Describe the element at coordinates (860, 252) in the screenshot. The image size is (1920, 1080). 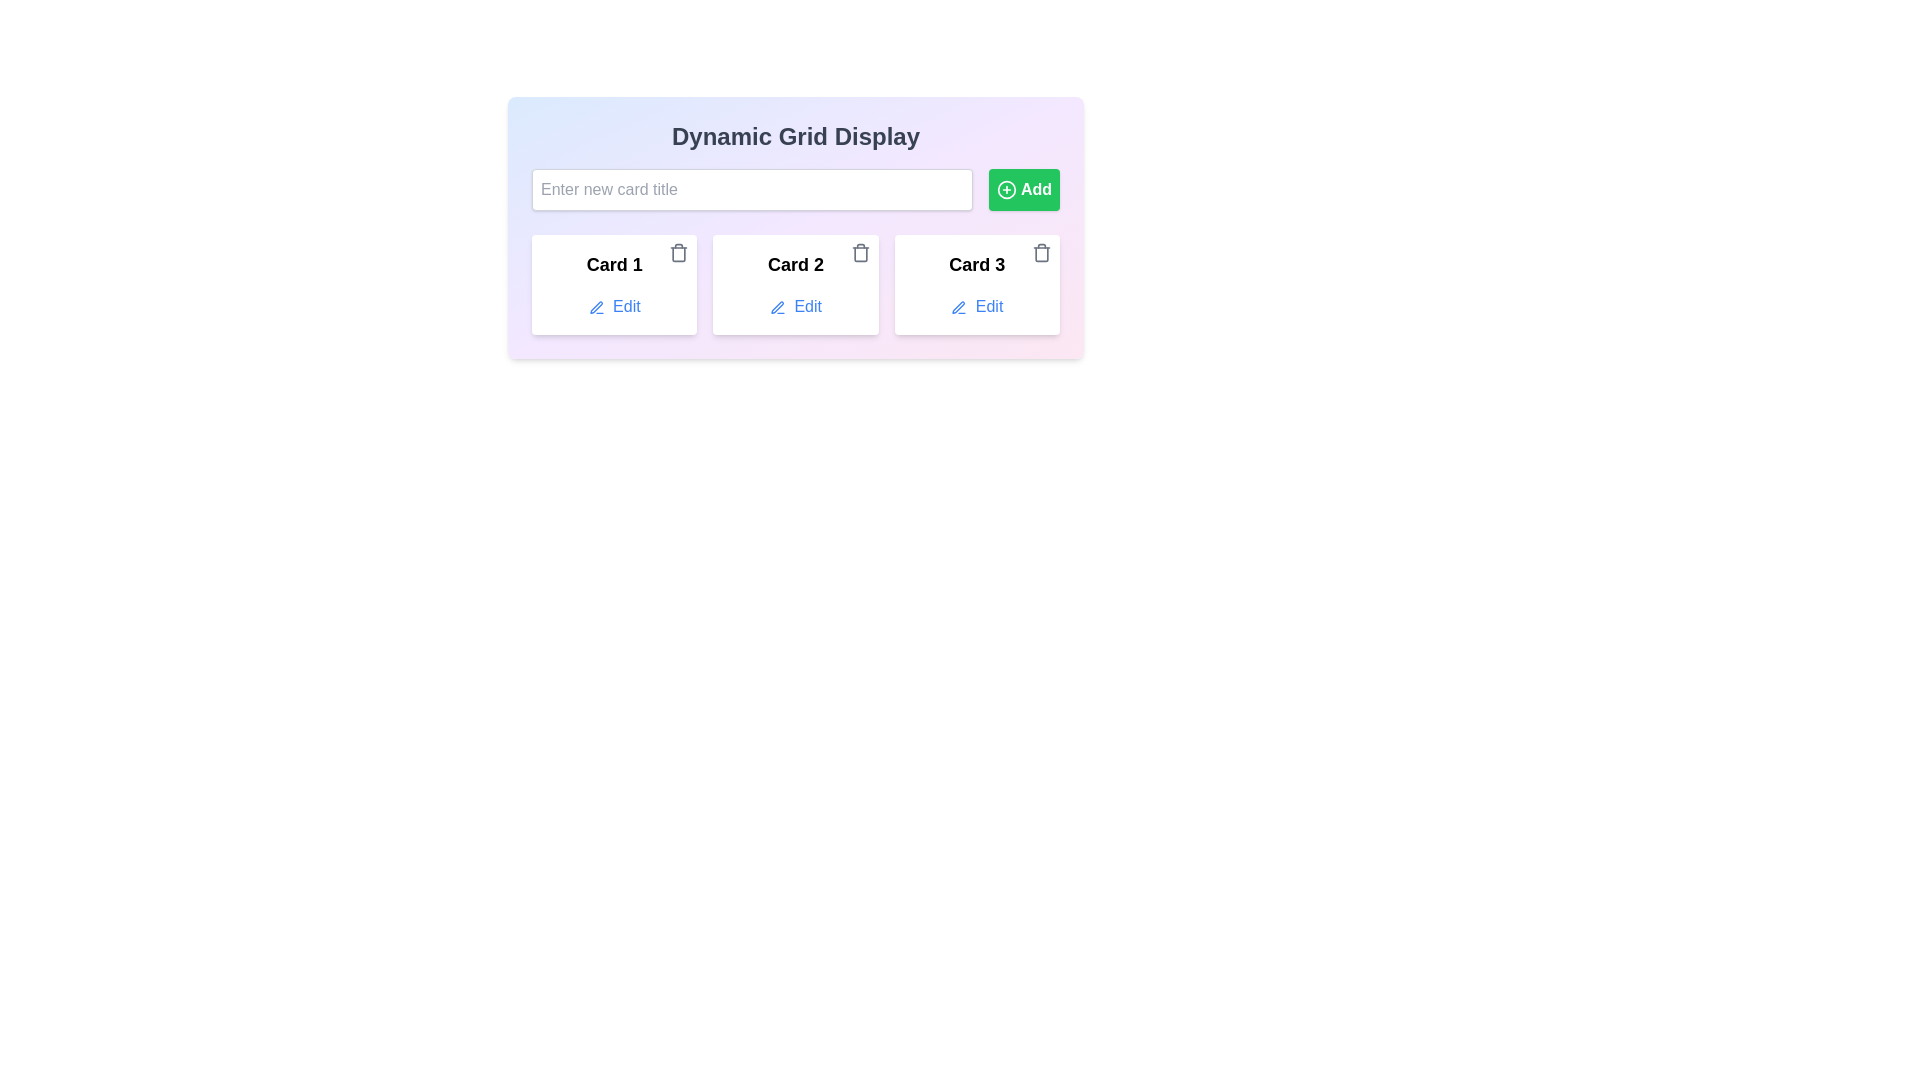
I see `the delete icon styled as a trash can located at the top-right corner of 'Card 2'` at that location.